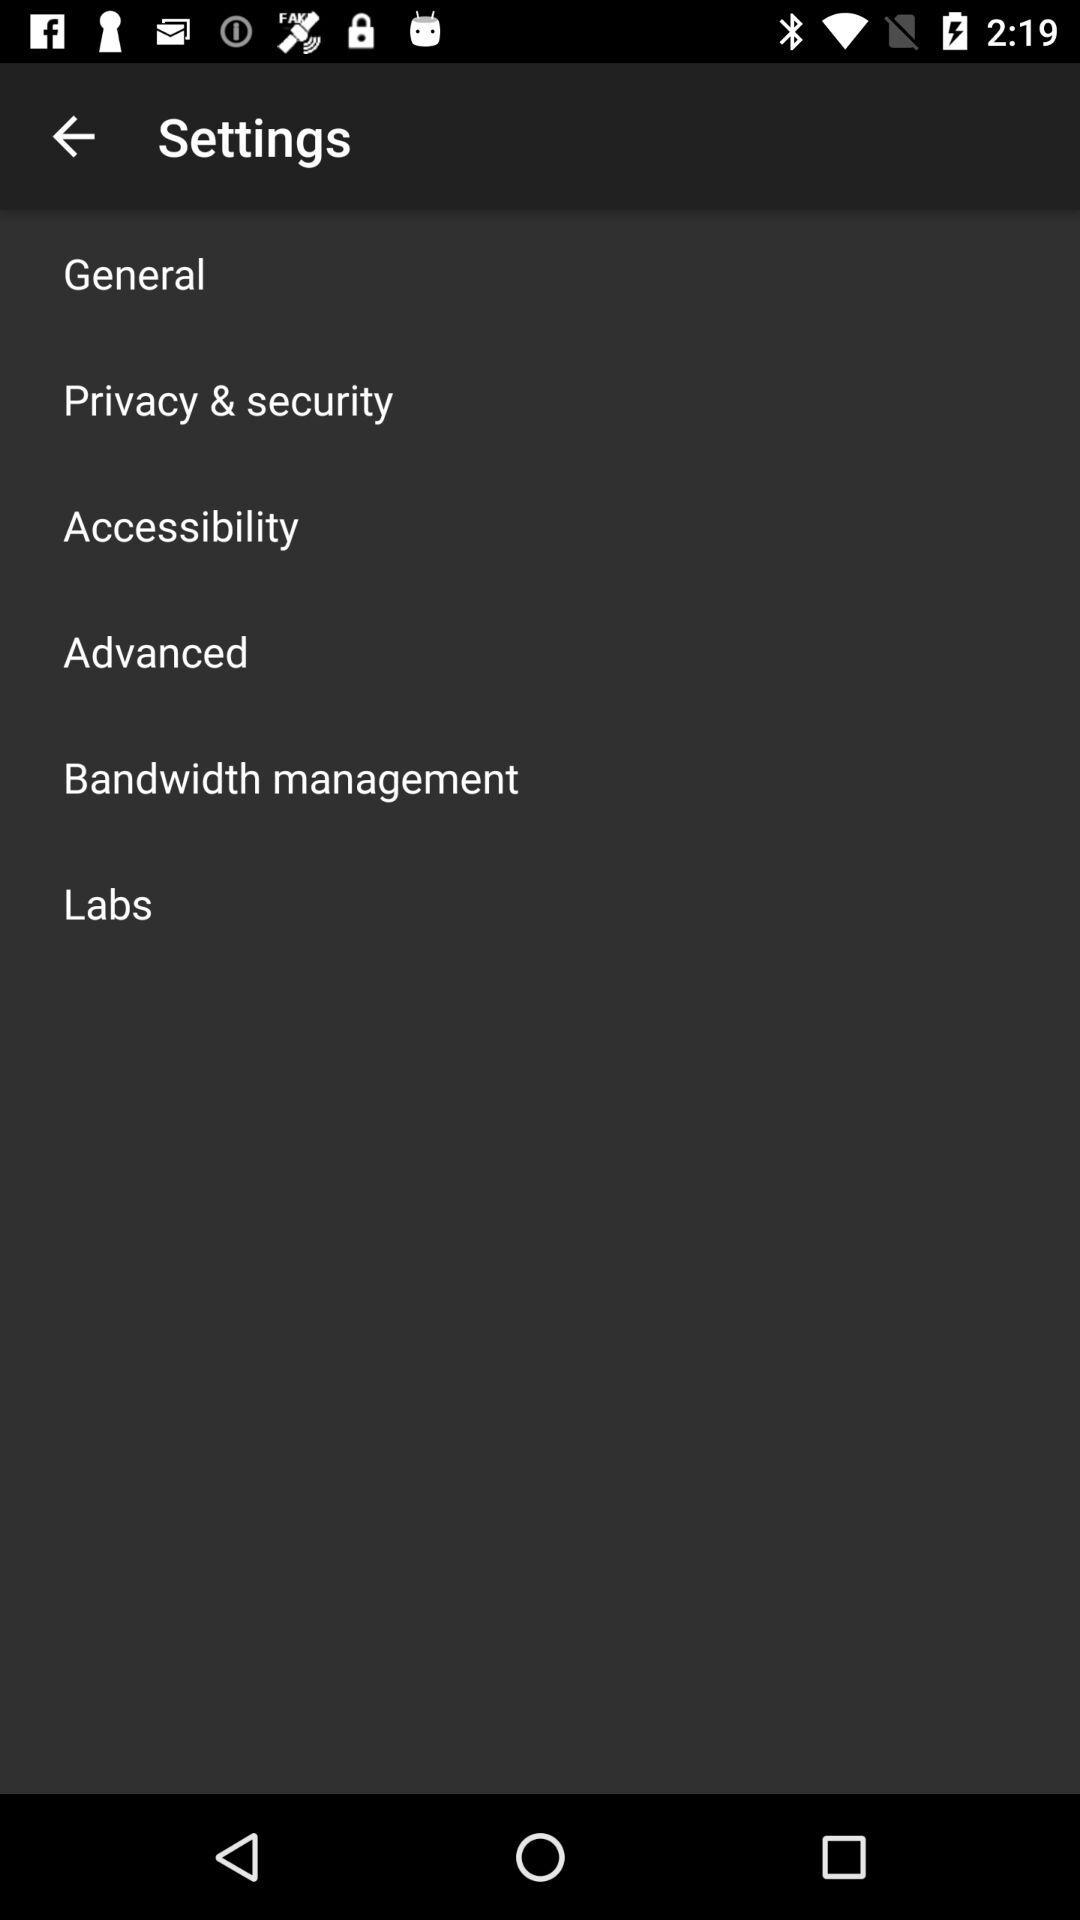  What do you see at coordinates (154, 651) in the screenshot?
I see `the item above the bandwidth management icon` at bounding box center [154, 651].